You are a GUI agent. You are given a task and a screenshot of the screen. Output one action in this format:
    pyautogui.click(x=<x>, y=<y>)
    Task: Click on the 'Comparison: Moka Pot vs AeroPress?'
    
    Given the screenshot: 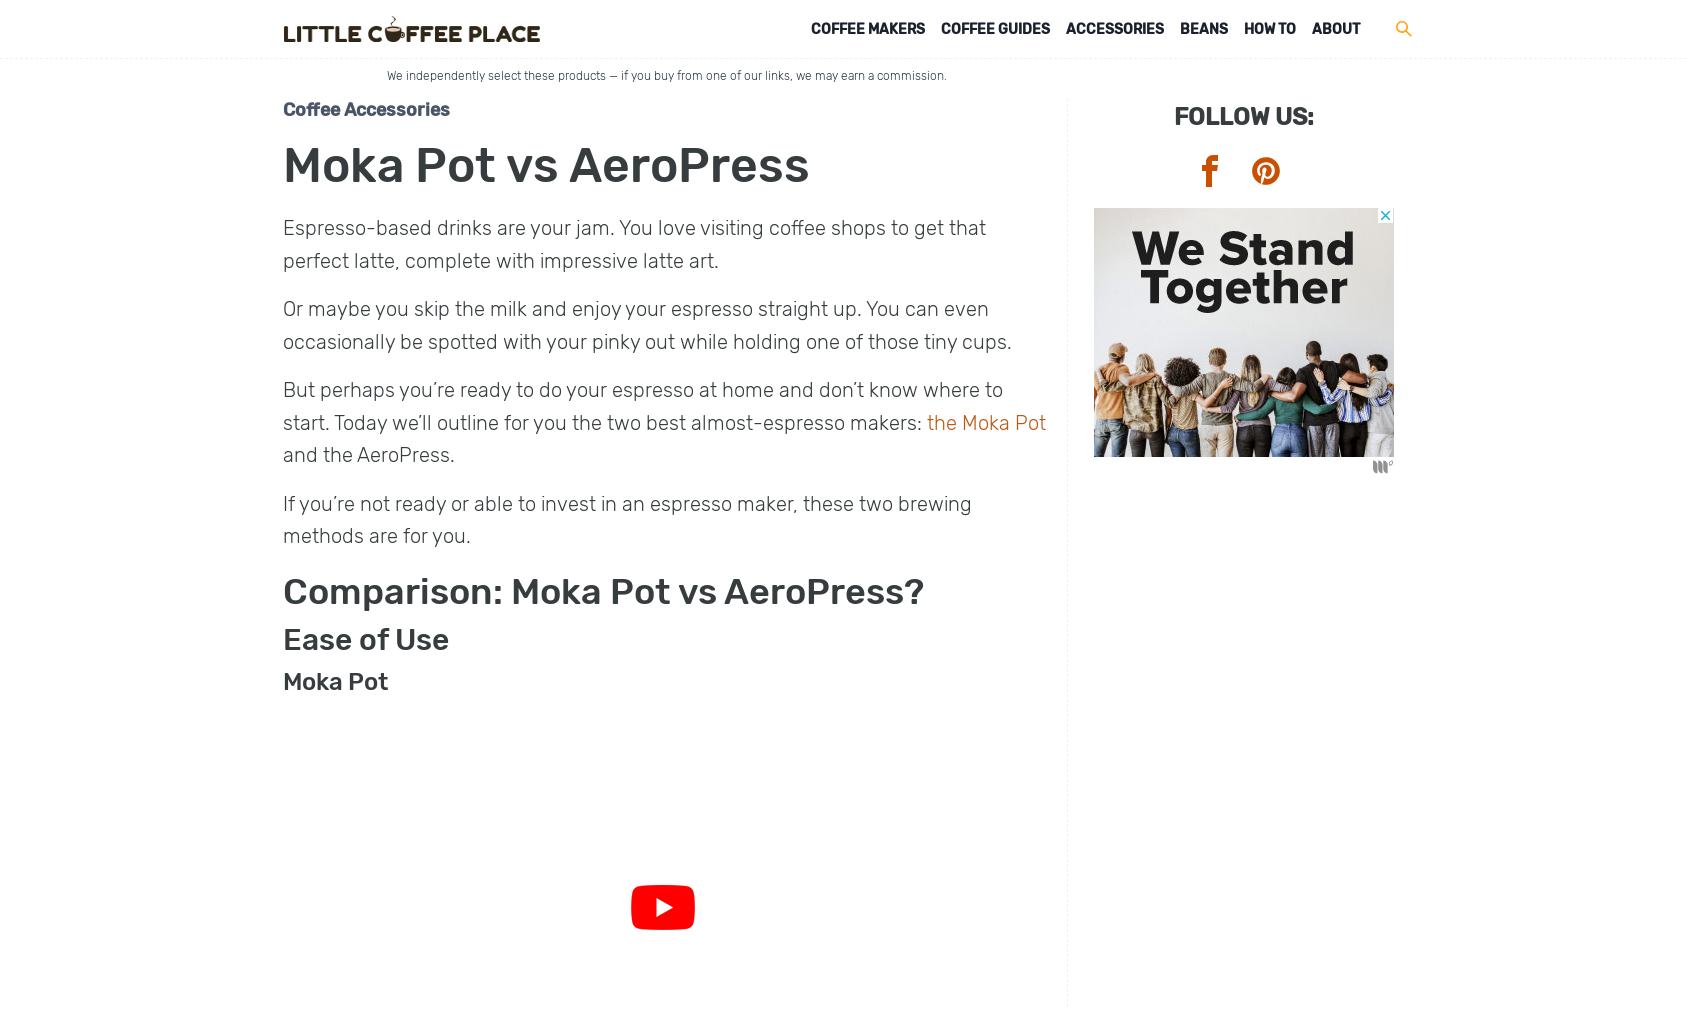 What is the action you would take?
    pyautogui.click(x=602, y=590)
    